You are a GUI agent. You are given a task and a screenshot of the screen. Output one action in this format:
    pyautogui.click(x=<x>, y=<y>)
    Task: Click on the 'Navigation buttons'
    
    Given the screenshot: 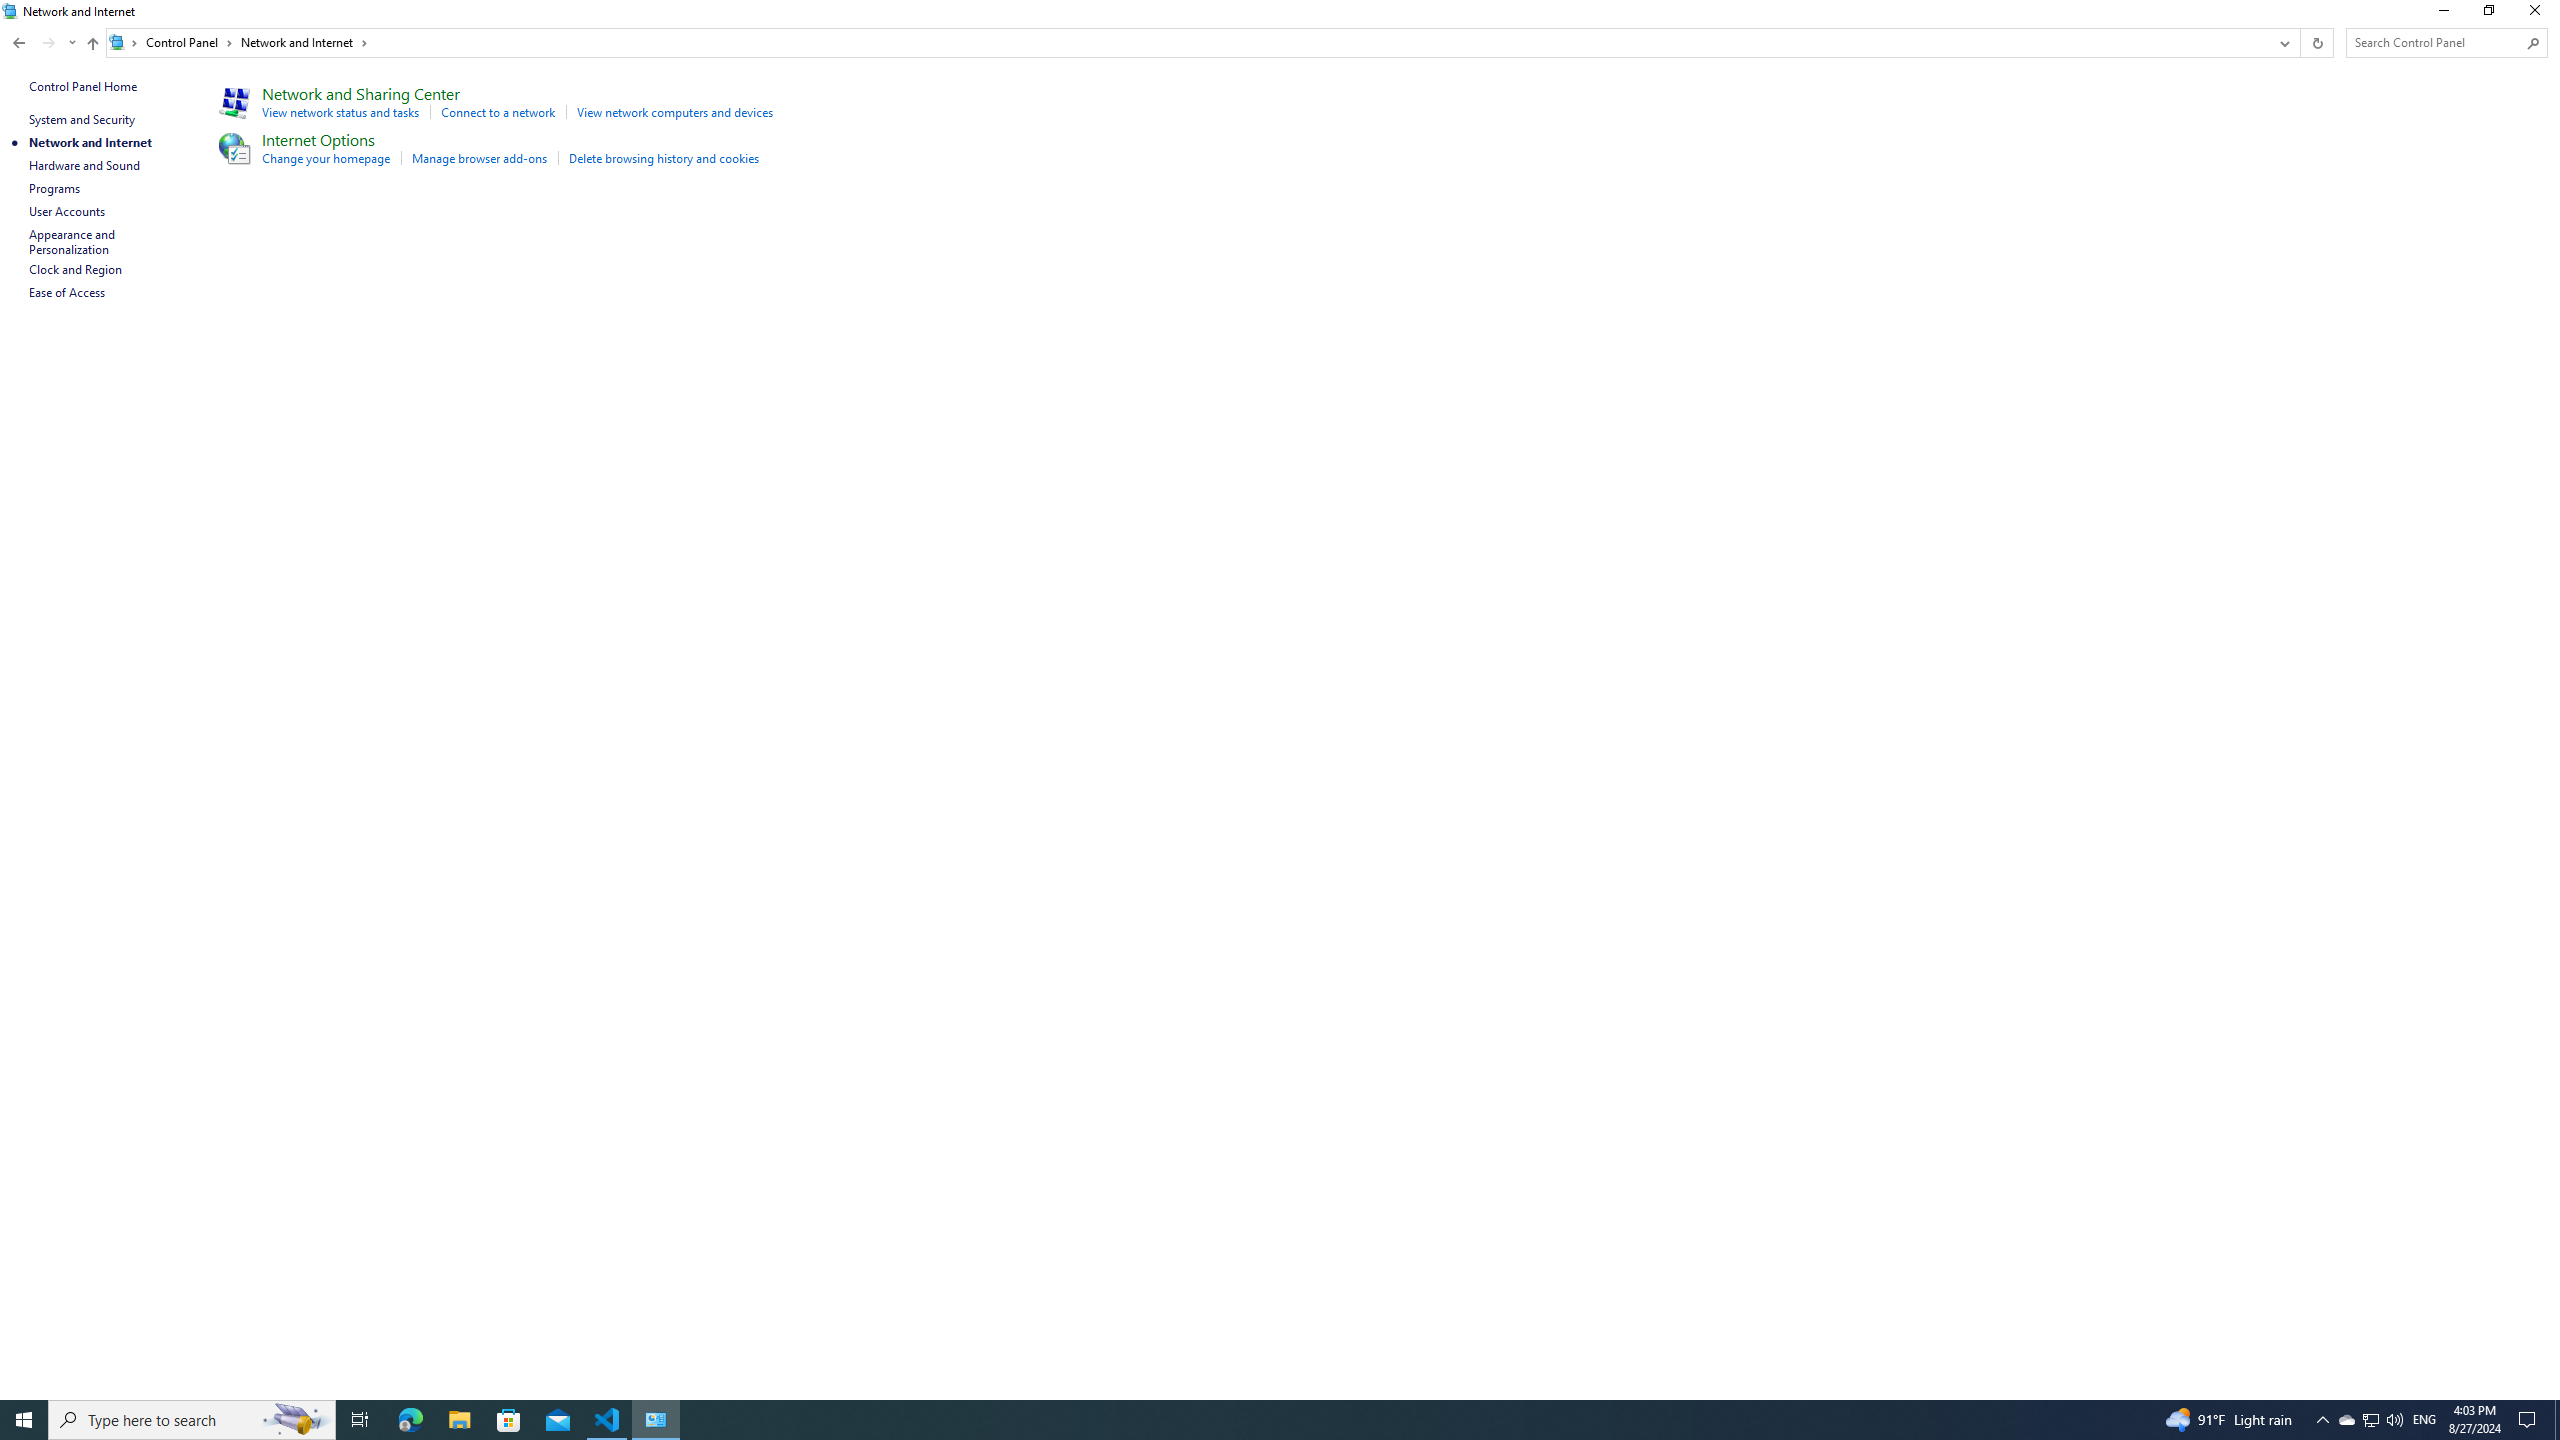 What is the action you would take?
    pyautogui.click(x=42, y=42)
    